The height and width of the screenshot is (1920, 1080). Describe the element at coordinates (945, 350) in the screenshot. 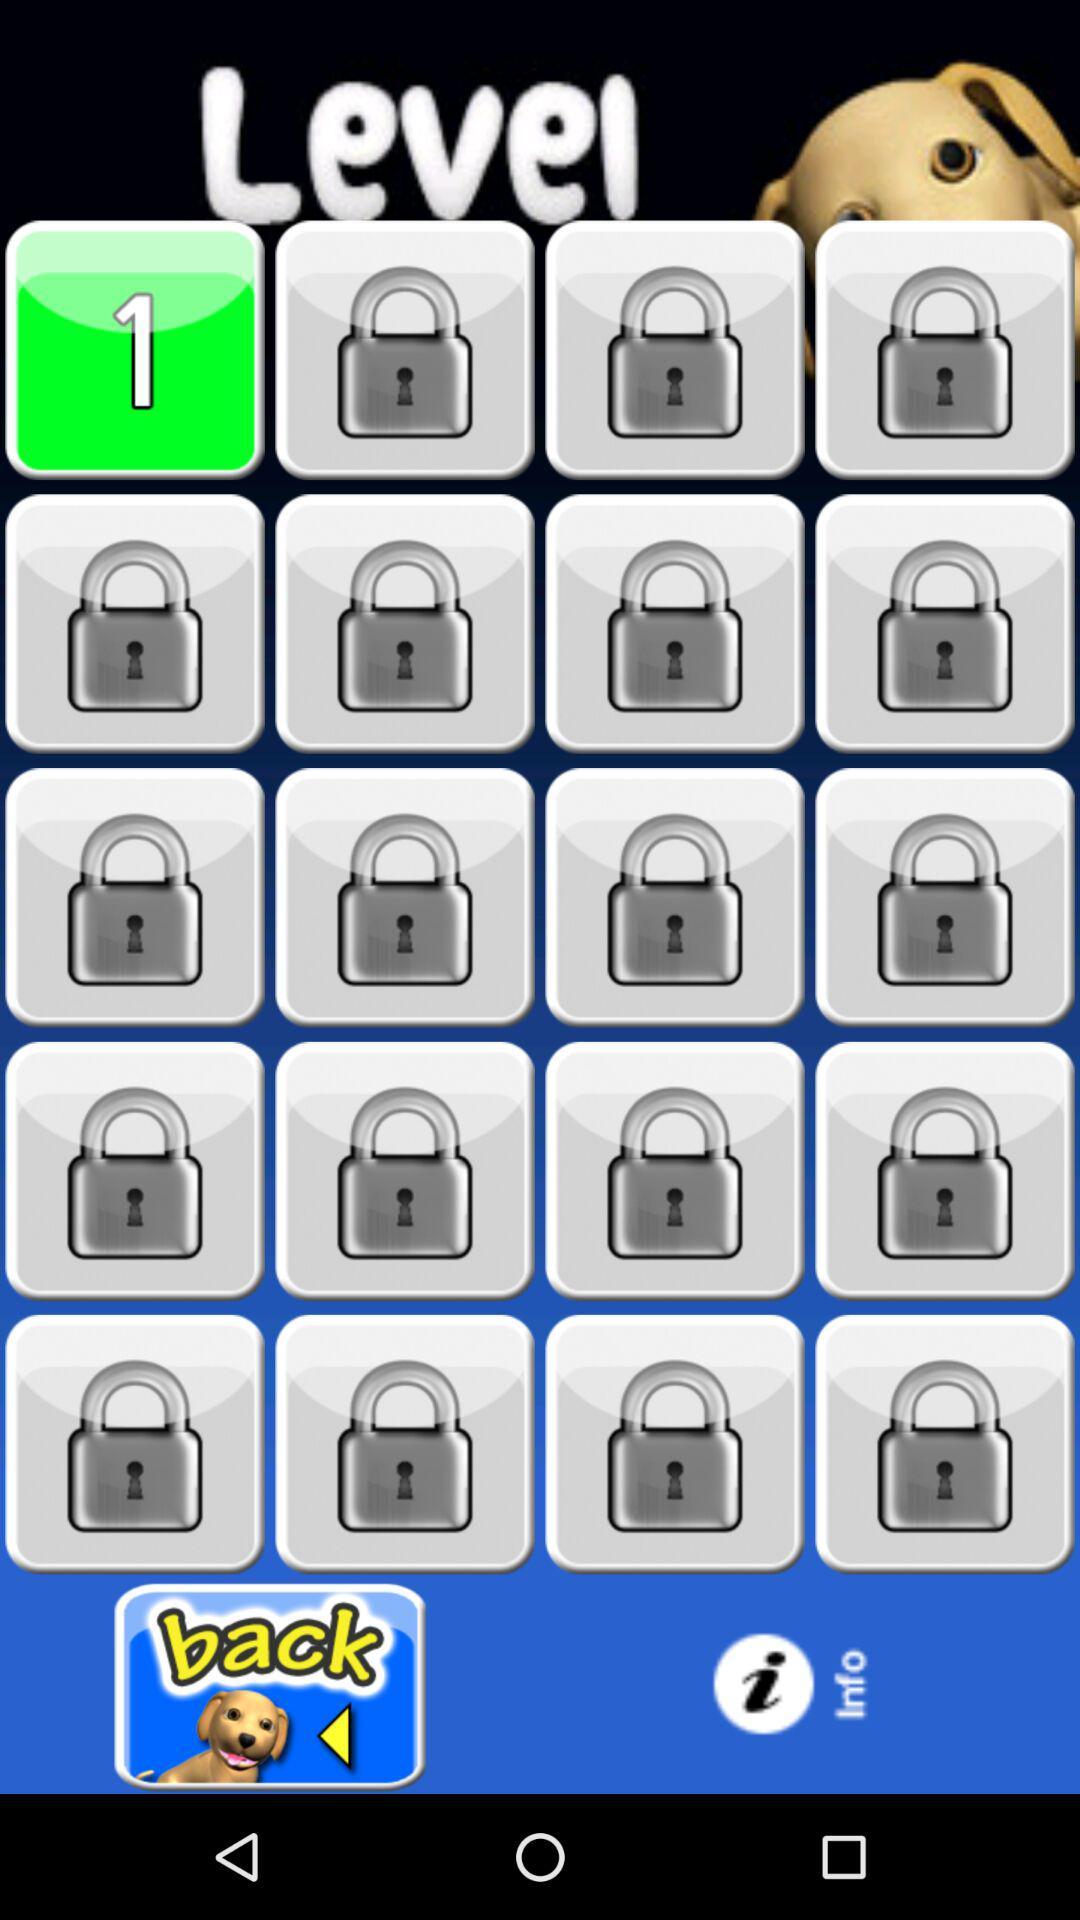

I see `access level 4` at that location.